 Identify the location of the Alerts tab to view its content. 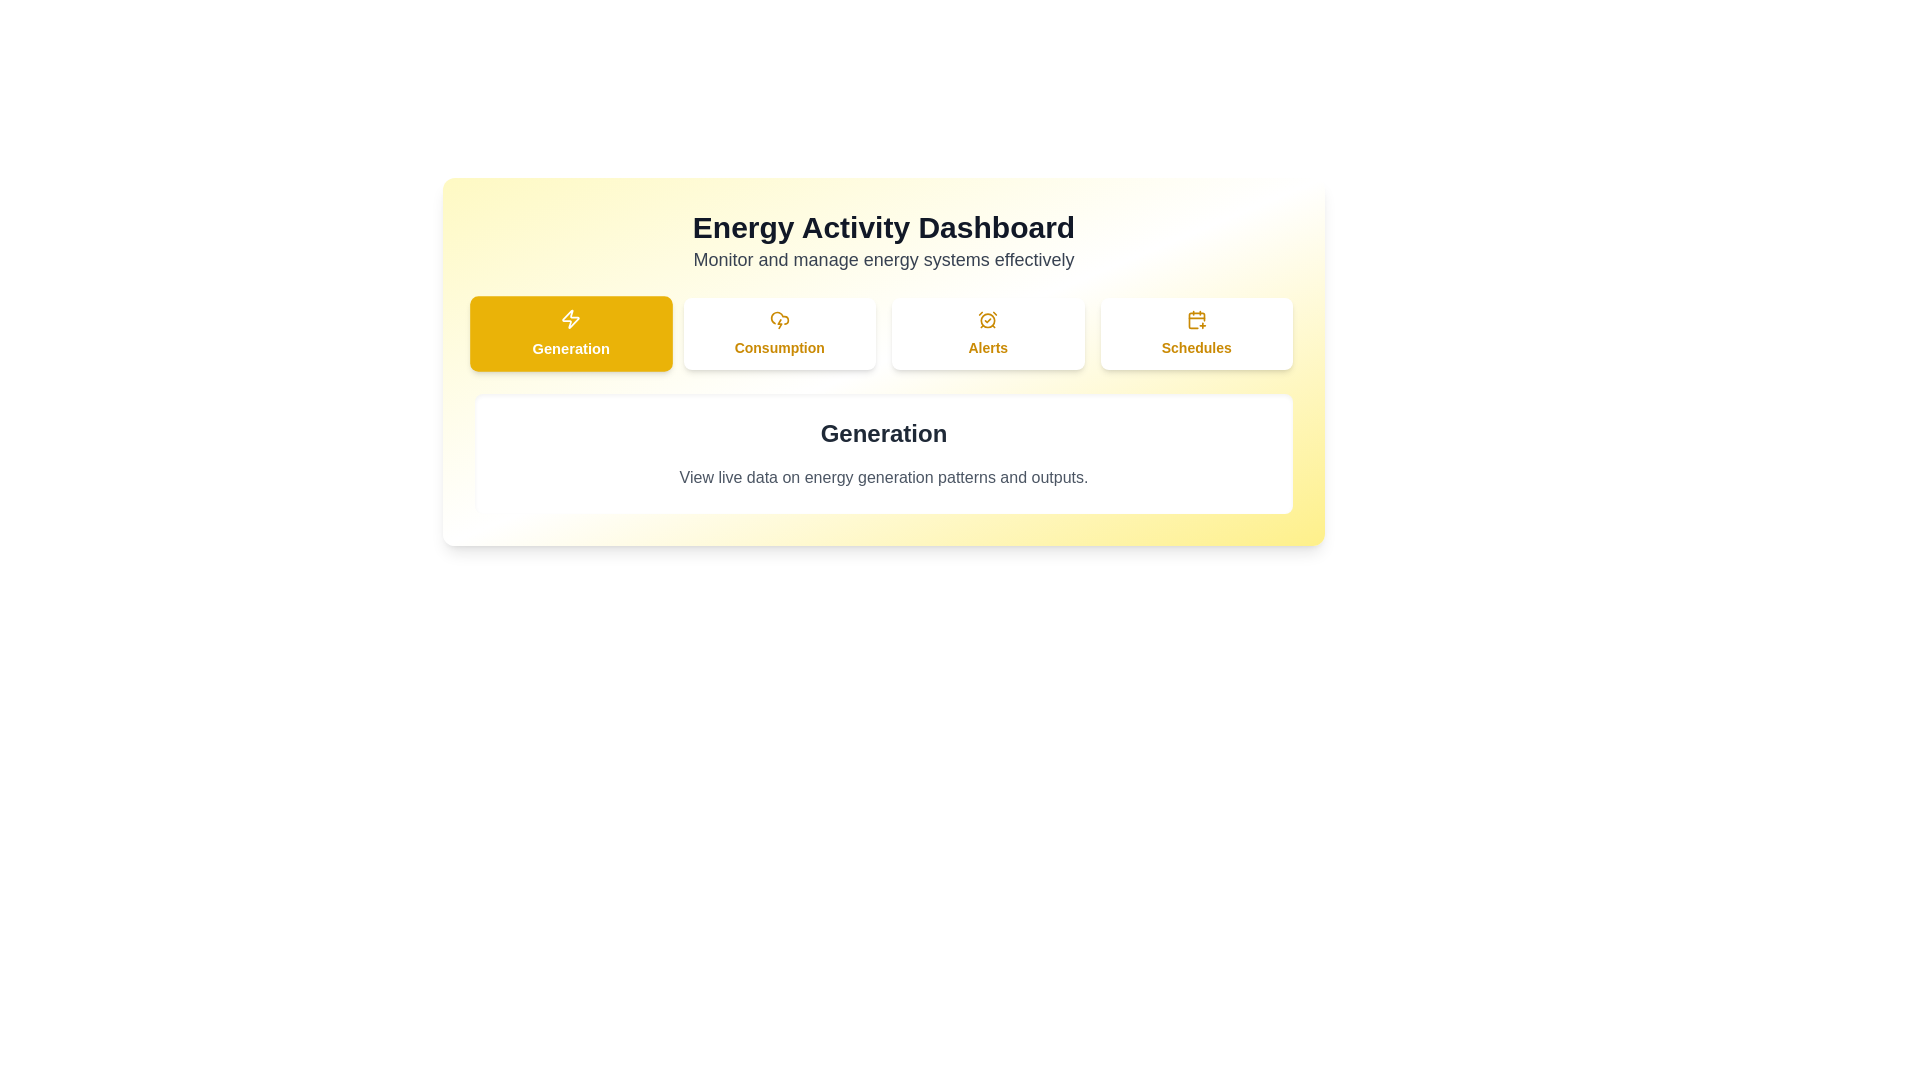
(988, 333).